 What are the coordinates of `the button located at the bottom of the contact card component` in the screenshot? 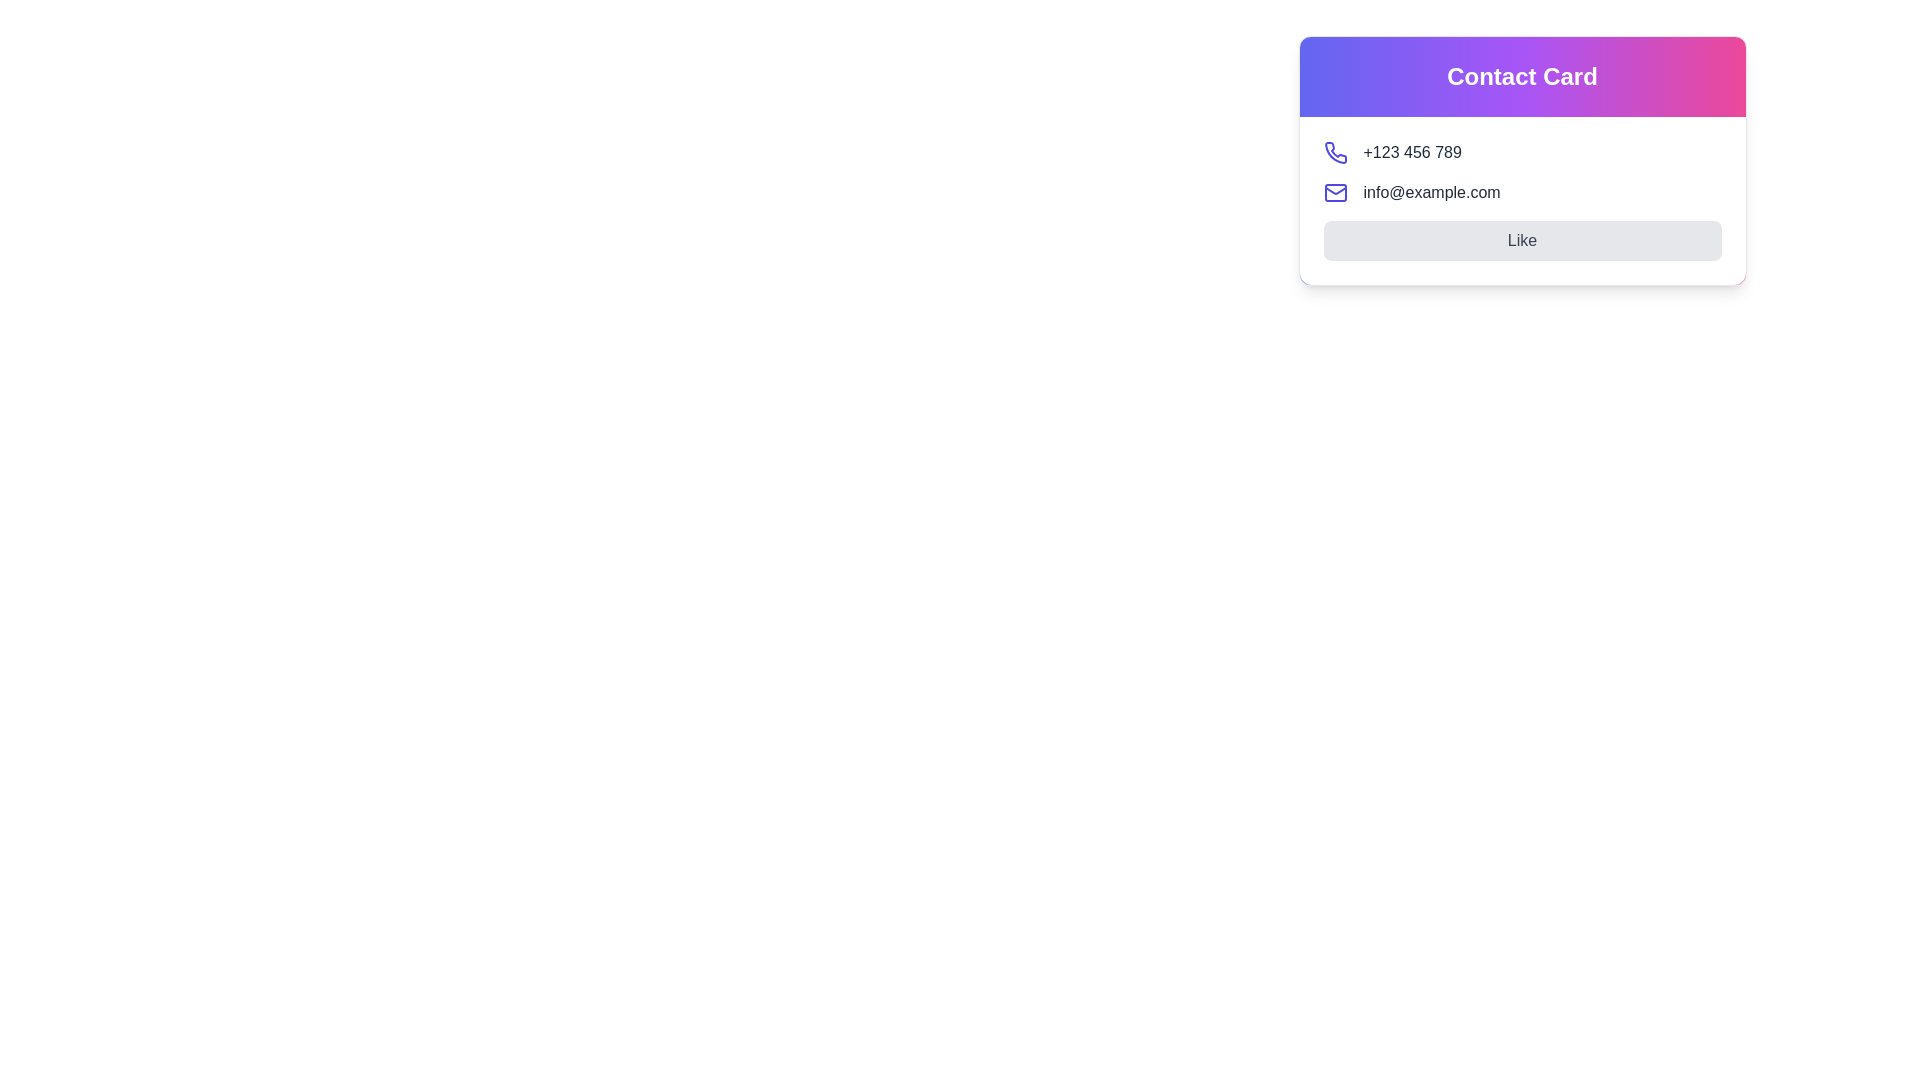 It's located at (1521, 239).